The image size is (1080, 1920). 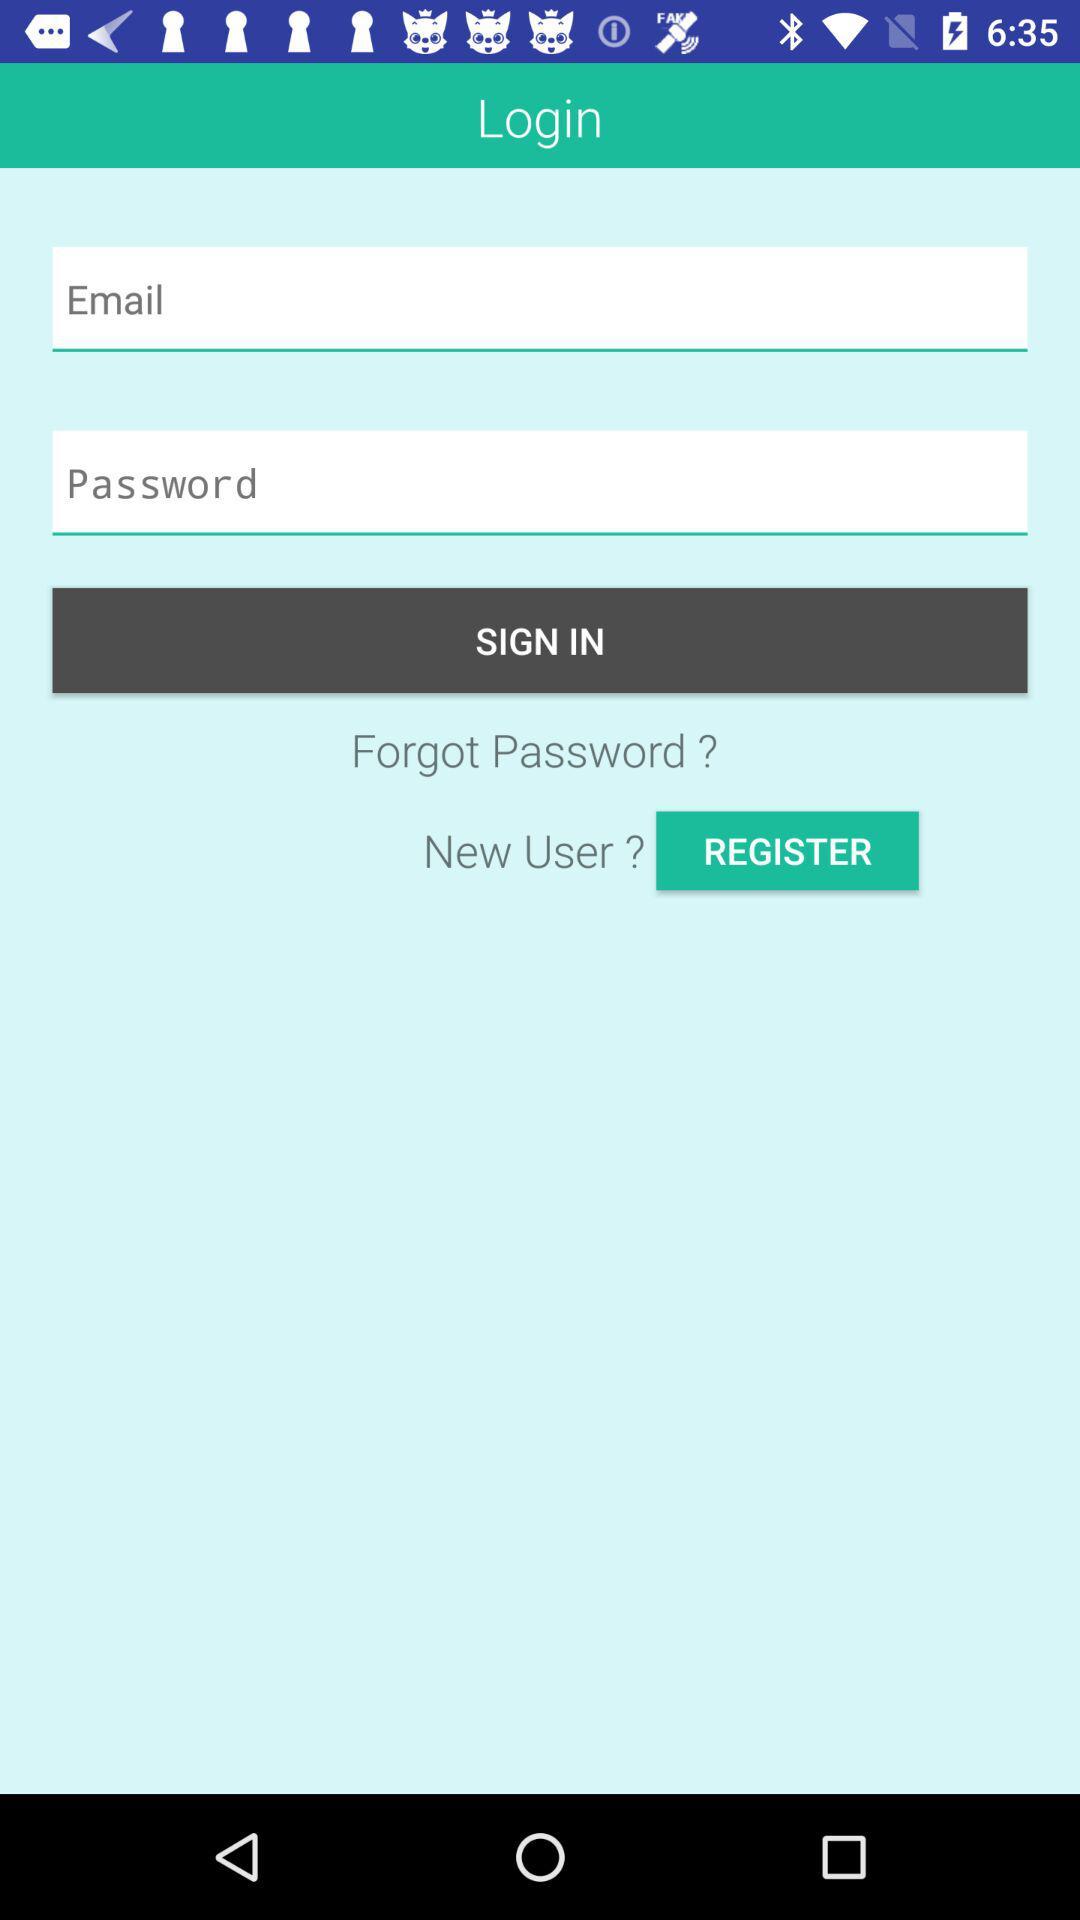 I want to click on icon on the right, so click(x=786, y=850).